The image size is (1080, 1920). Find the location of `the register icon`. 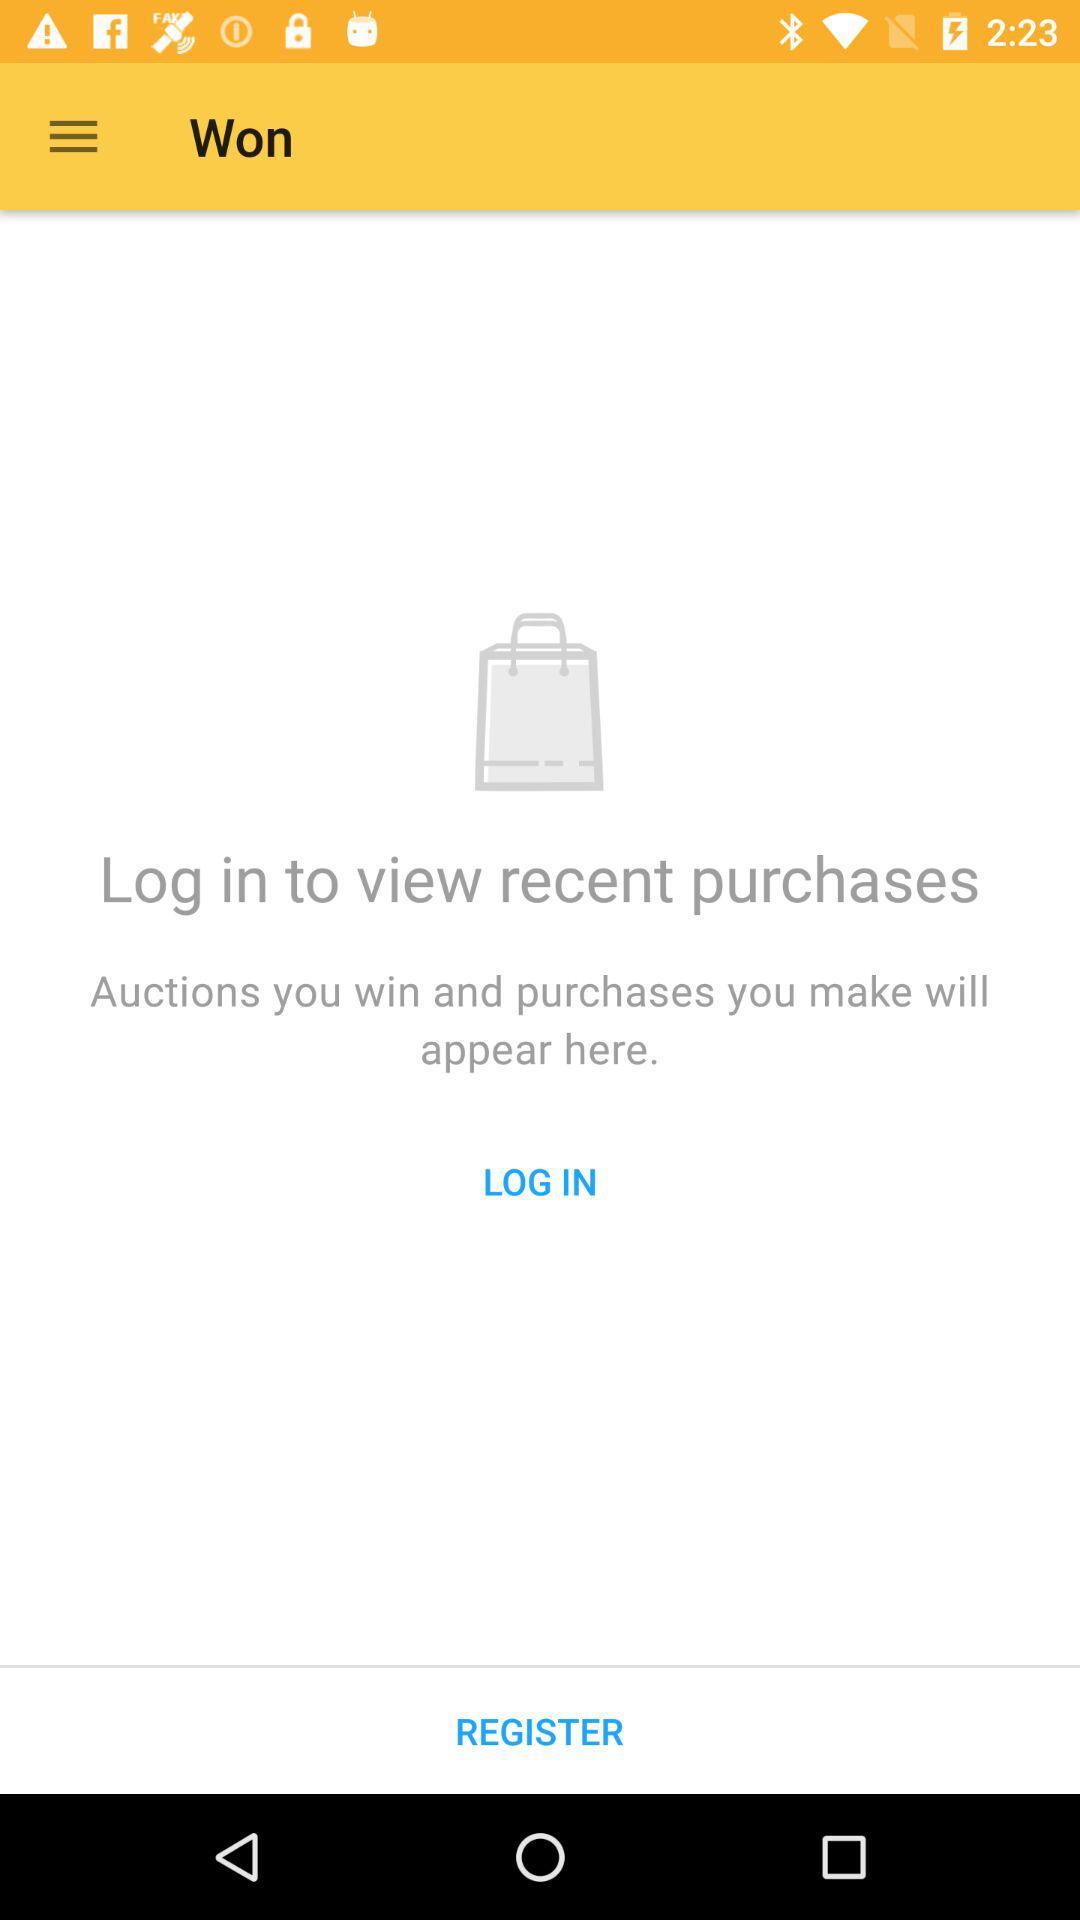

the register icon is located at coordinates (538, 1730).